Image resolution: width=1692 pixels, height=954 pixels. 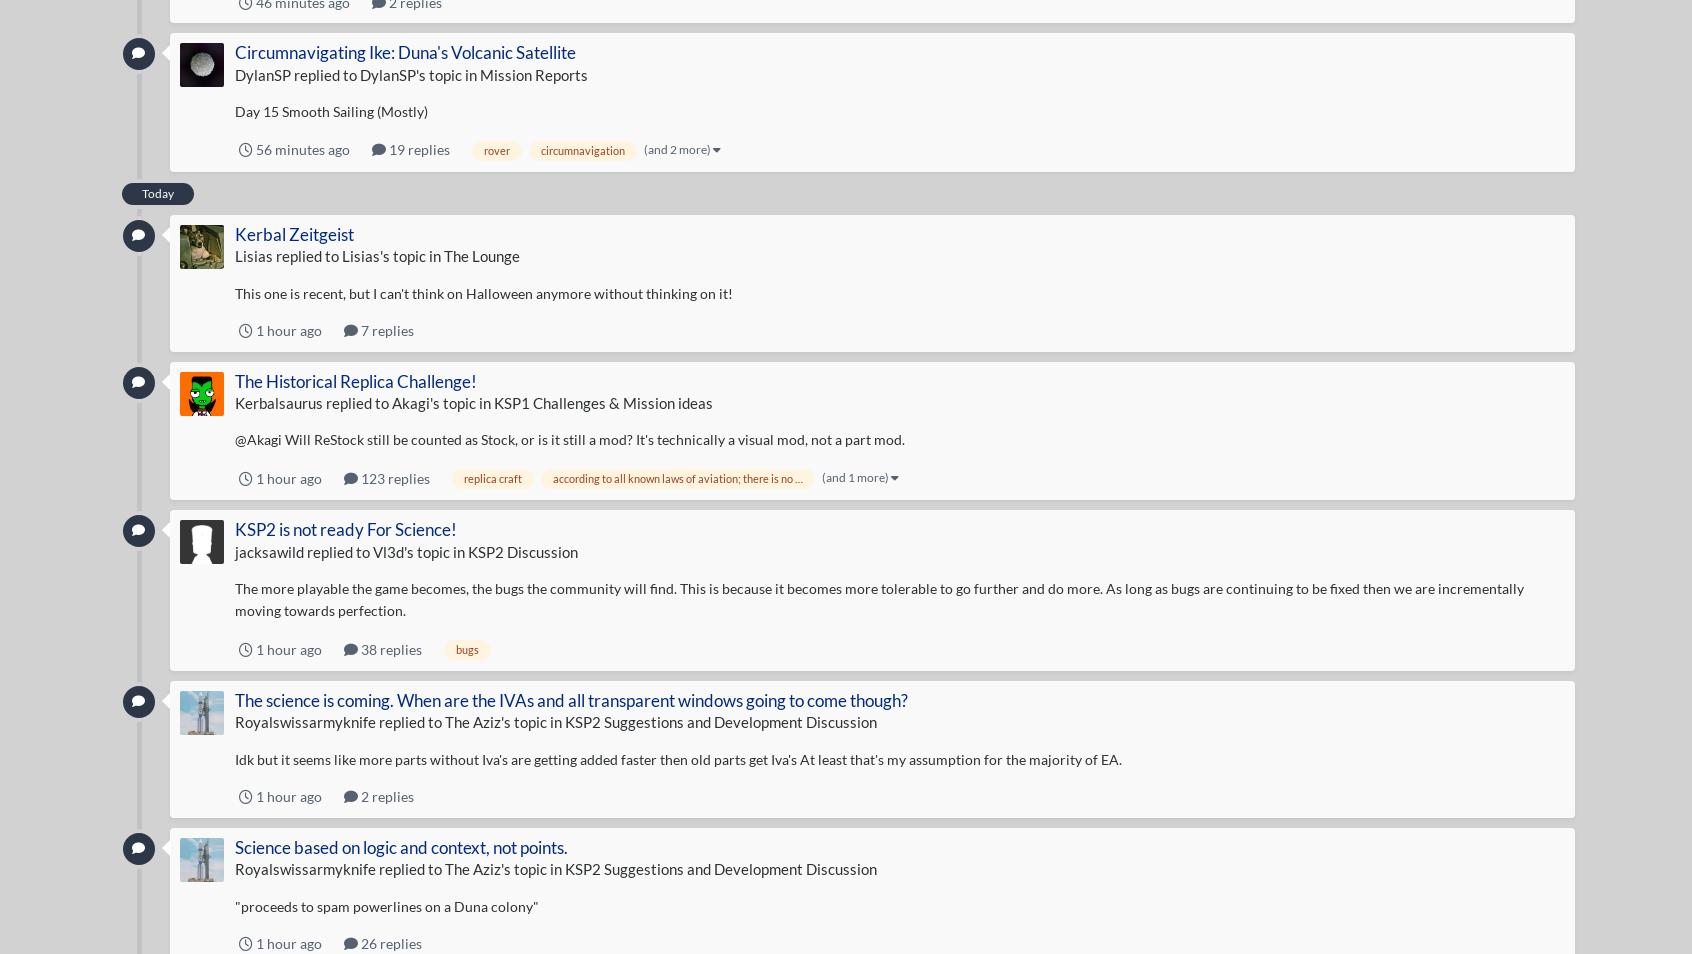 I want to click on 'Akagi', so click(x=409, y=402).